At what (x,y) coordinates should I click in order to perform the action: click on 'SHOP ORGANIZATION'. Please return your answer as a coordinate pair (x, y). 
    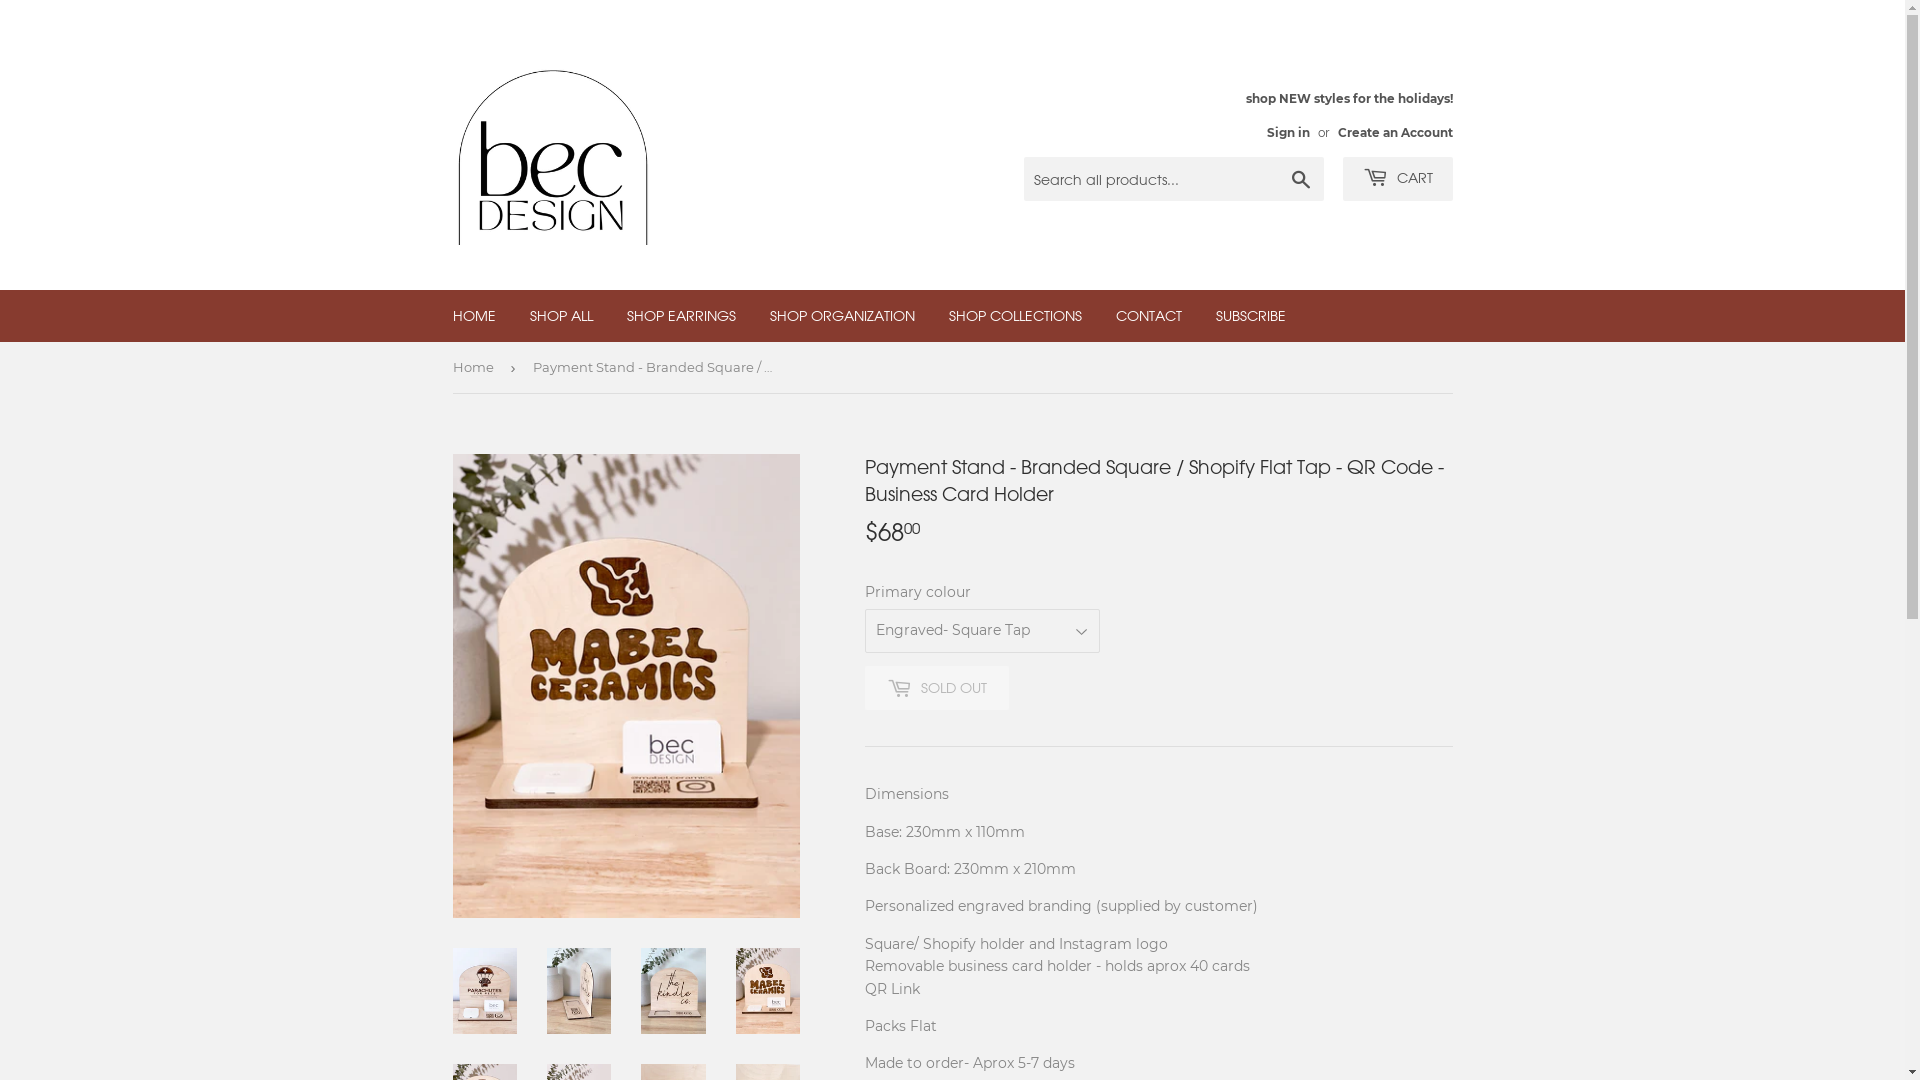
    Looking at the image, I should click on (752, 315).